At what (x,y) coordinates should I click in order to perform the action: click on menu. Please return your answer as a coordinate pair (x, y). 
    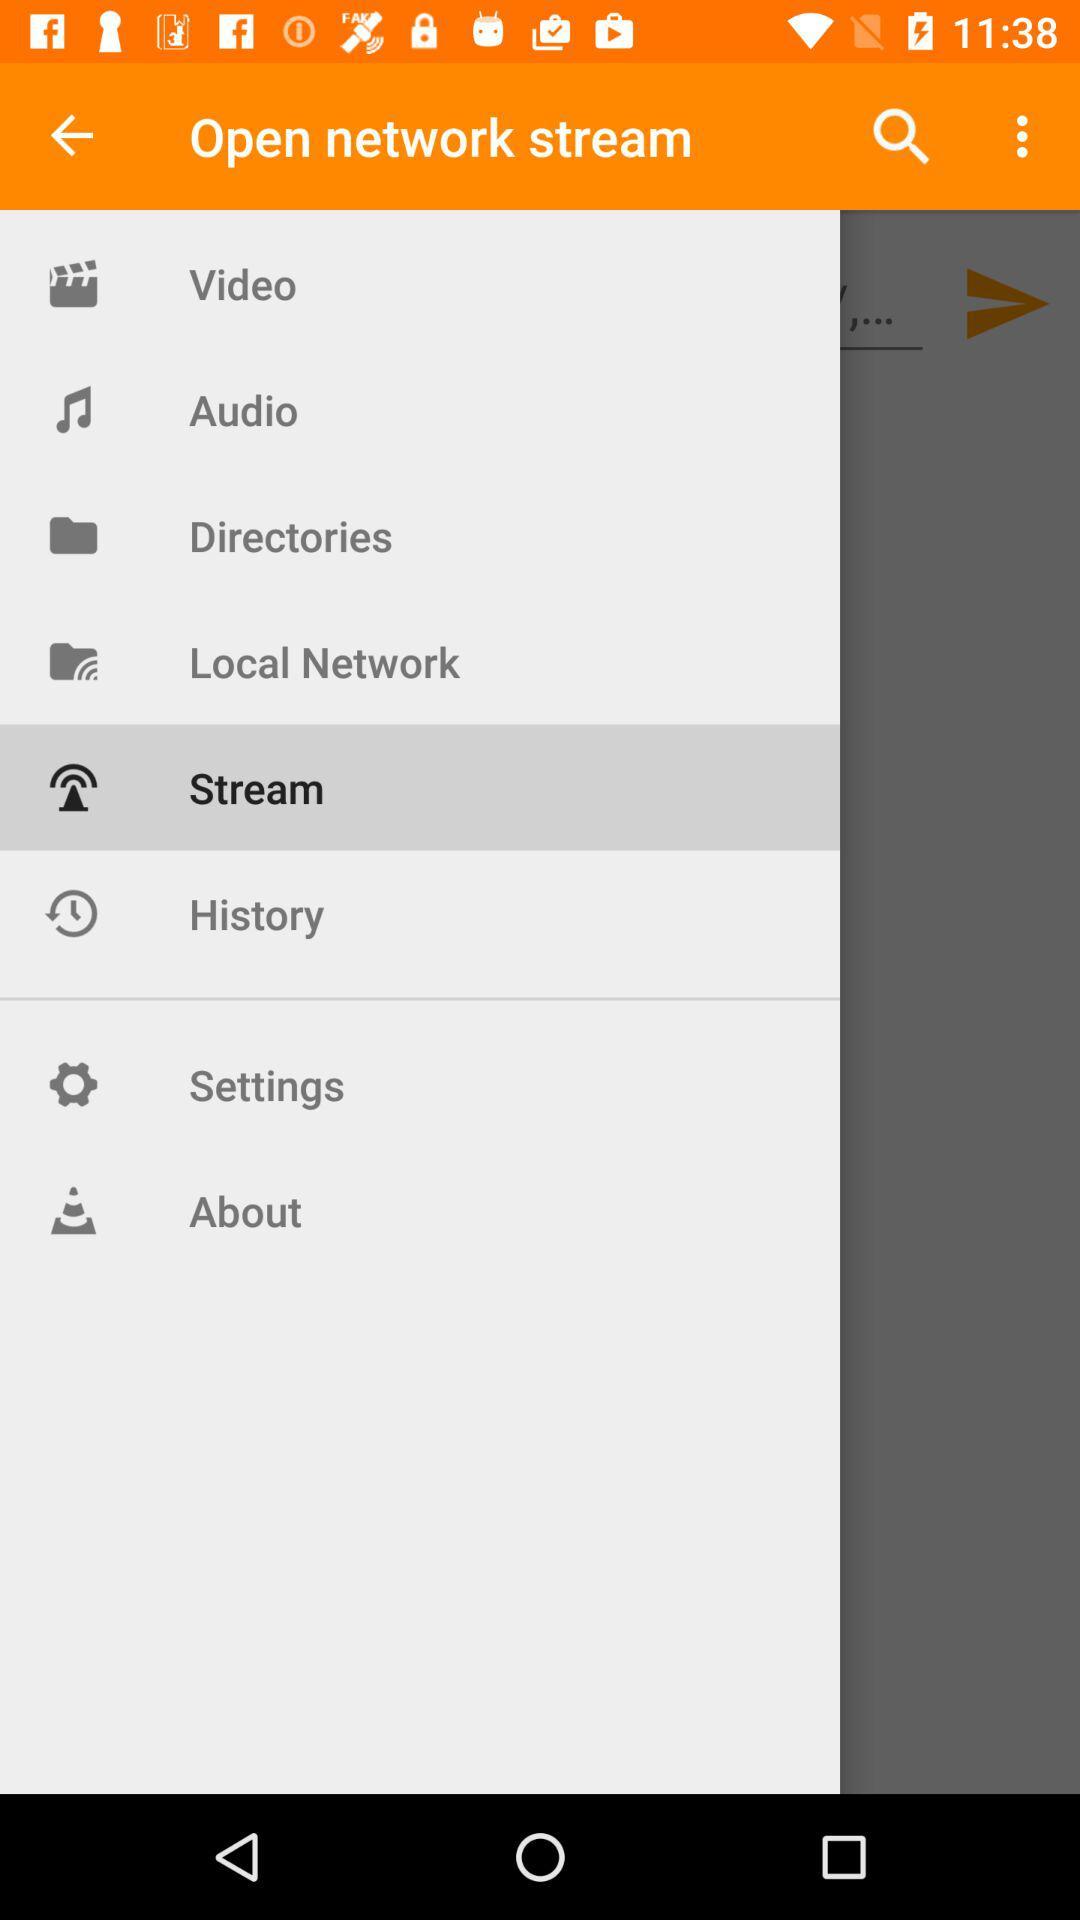
    Looking at the image, I should click on (1027, 136).